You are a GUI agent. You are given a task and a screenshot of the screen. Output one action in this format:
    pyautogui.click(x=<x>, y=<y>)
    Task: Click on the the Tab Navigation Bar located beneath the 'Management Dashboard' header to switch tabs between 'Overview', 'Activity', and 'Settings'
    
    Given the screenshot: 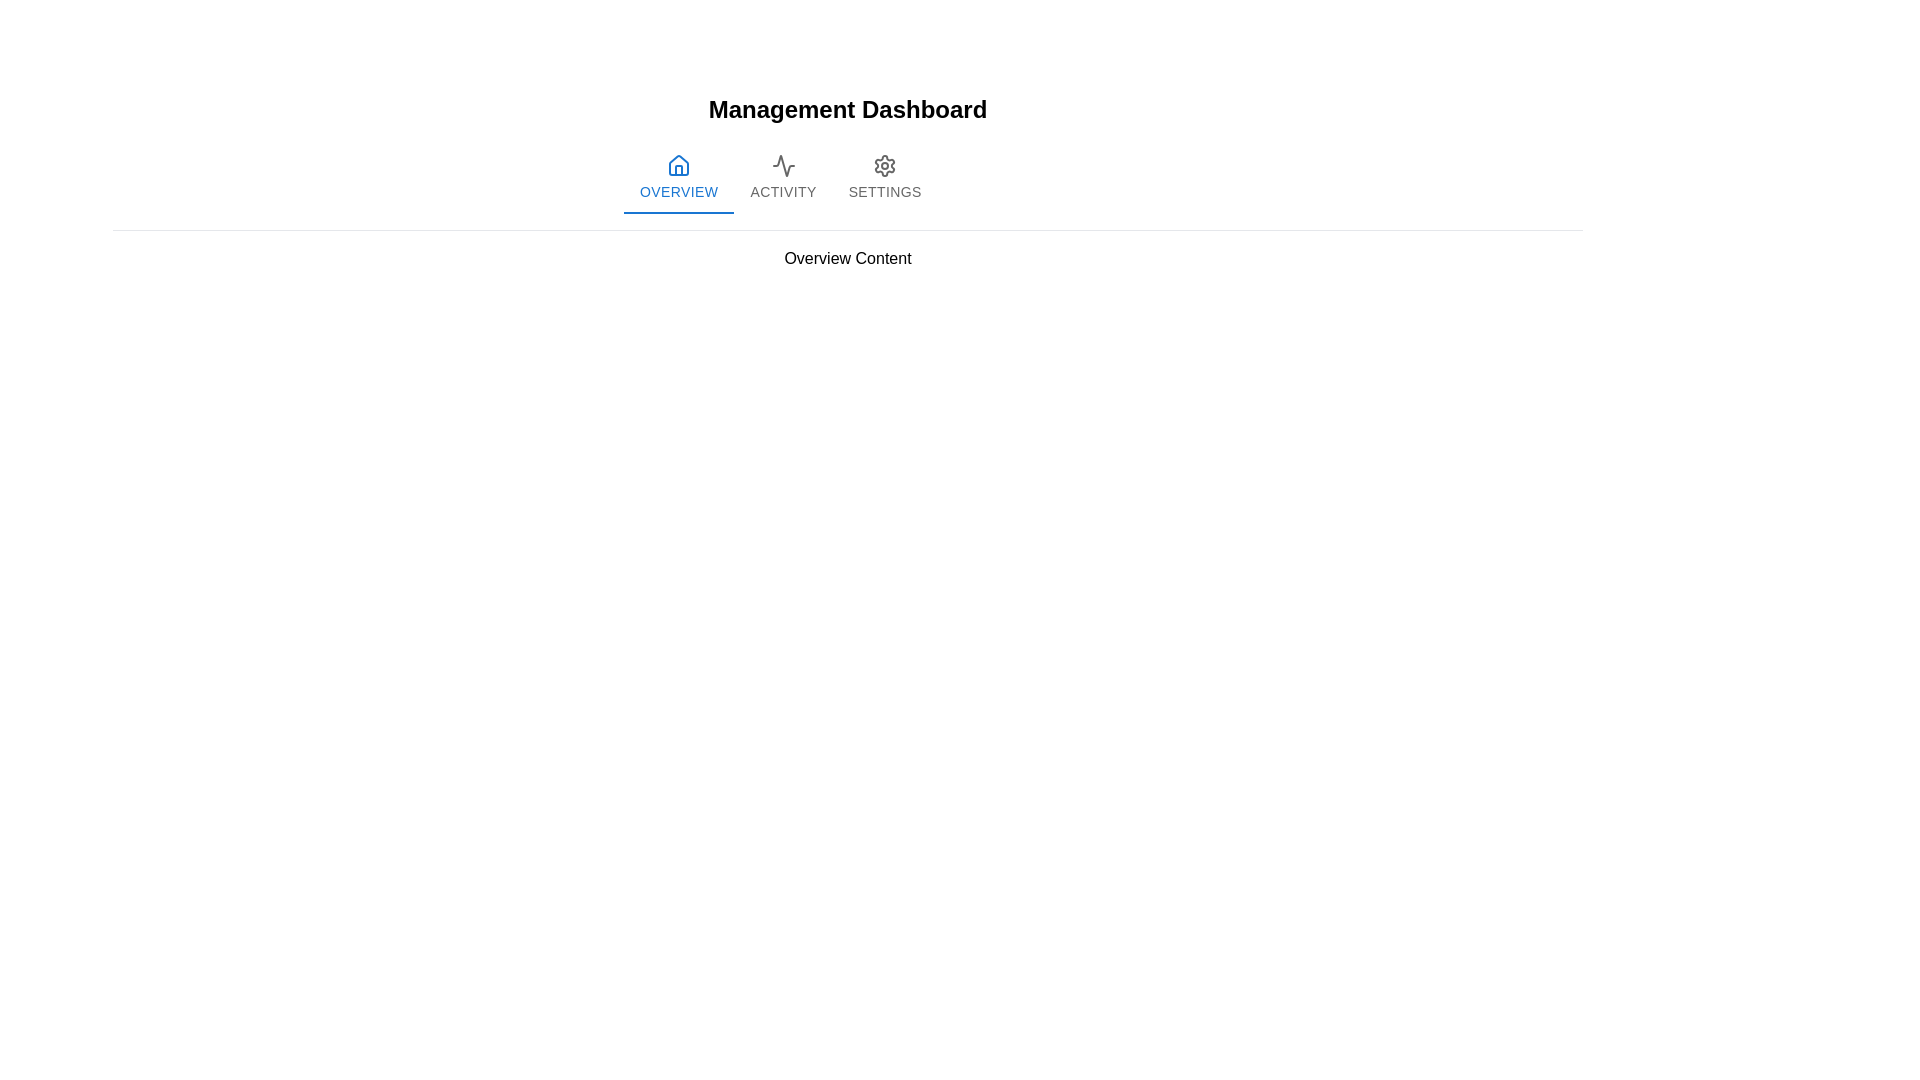 What is the action you would take?
    pyautogui.click(x=848, y=176)
    